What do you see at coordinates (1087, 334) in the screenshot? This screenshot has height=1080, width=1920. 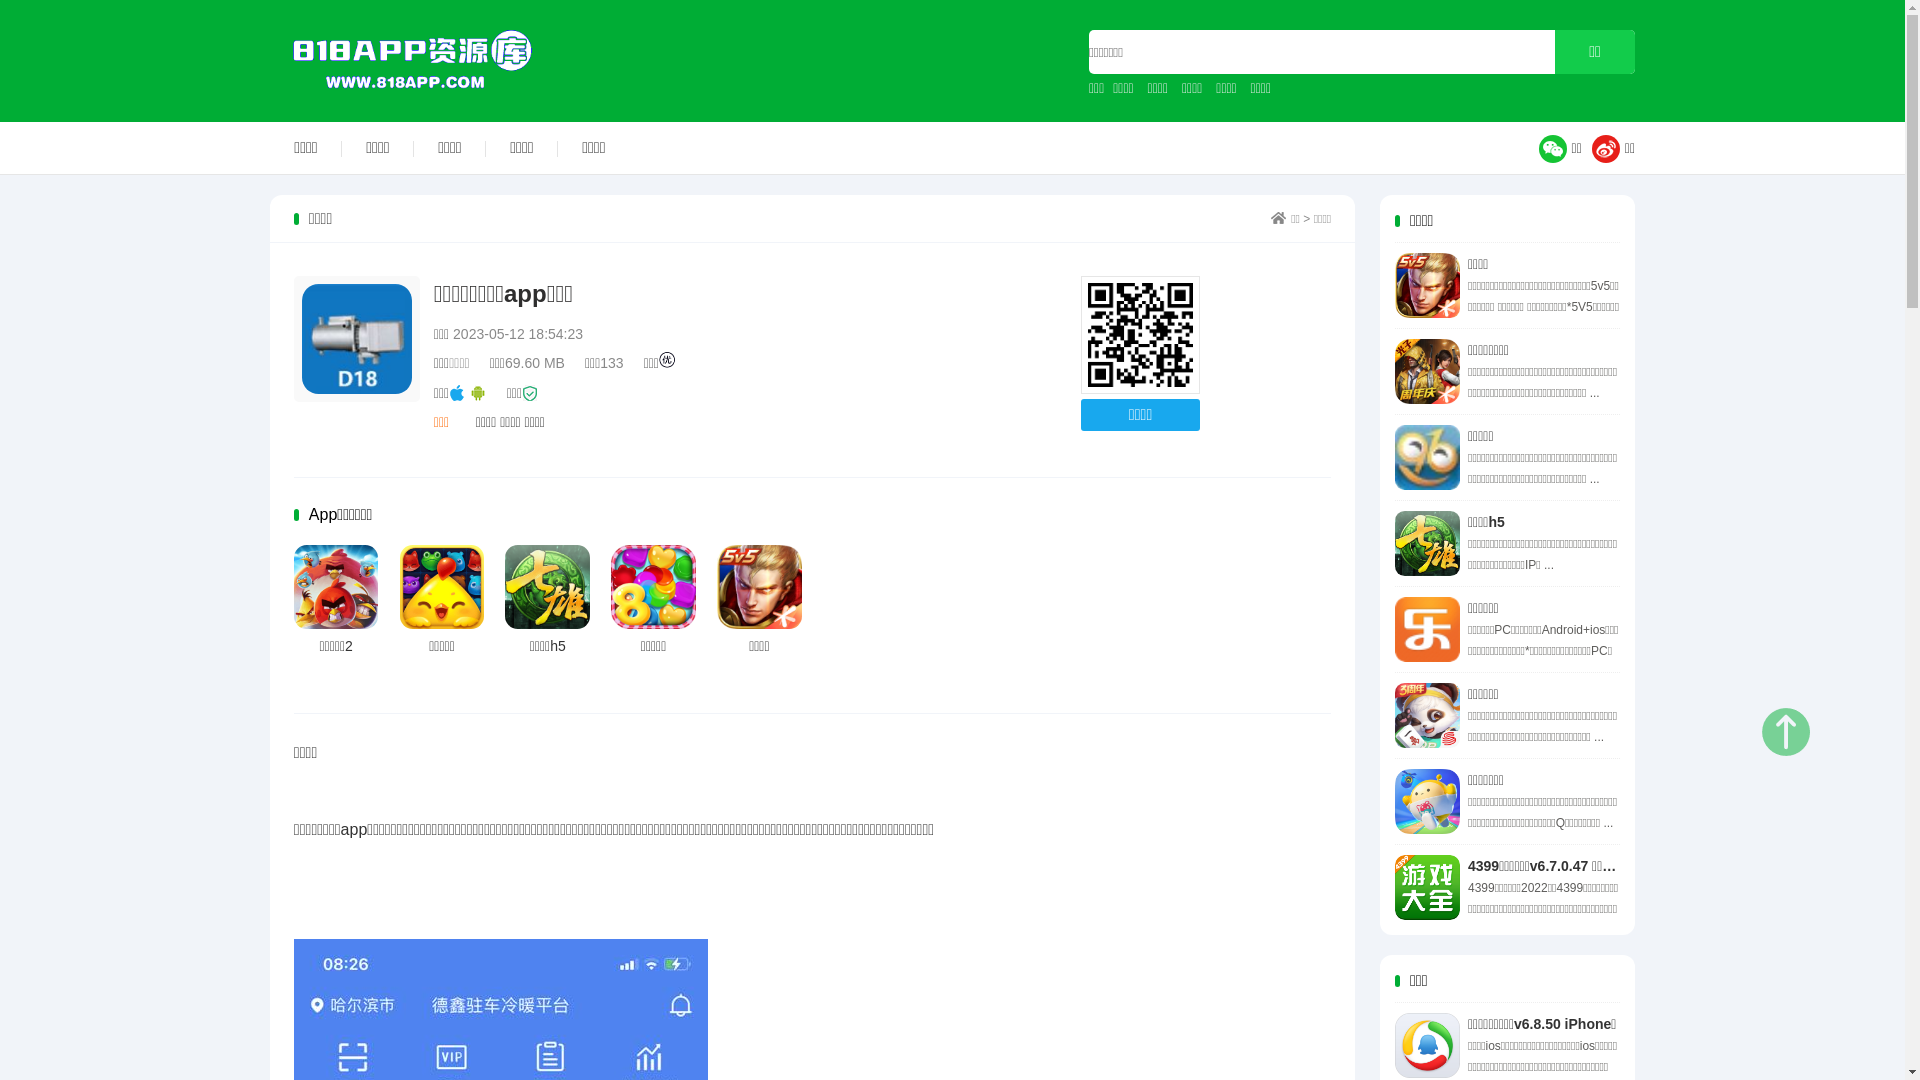 I see `'http://www.818app.com'` at bounding box center [1087, 334].